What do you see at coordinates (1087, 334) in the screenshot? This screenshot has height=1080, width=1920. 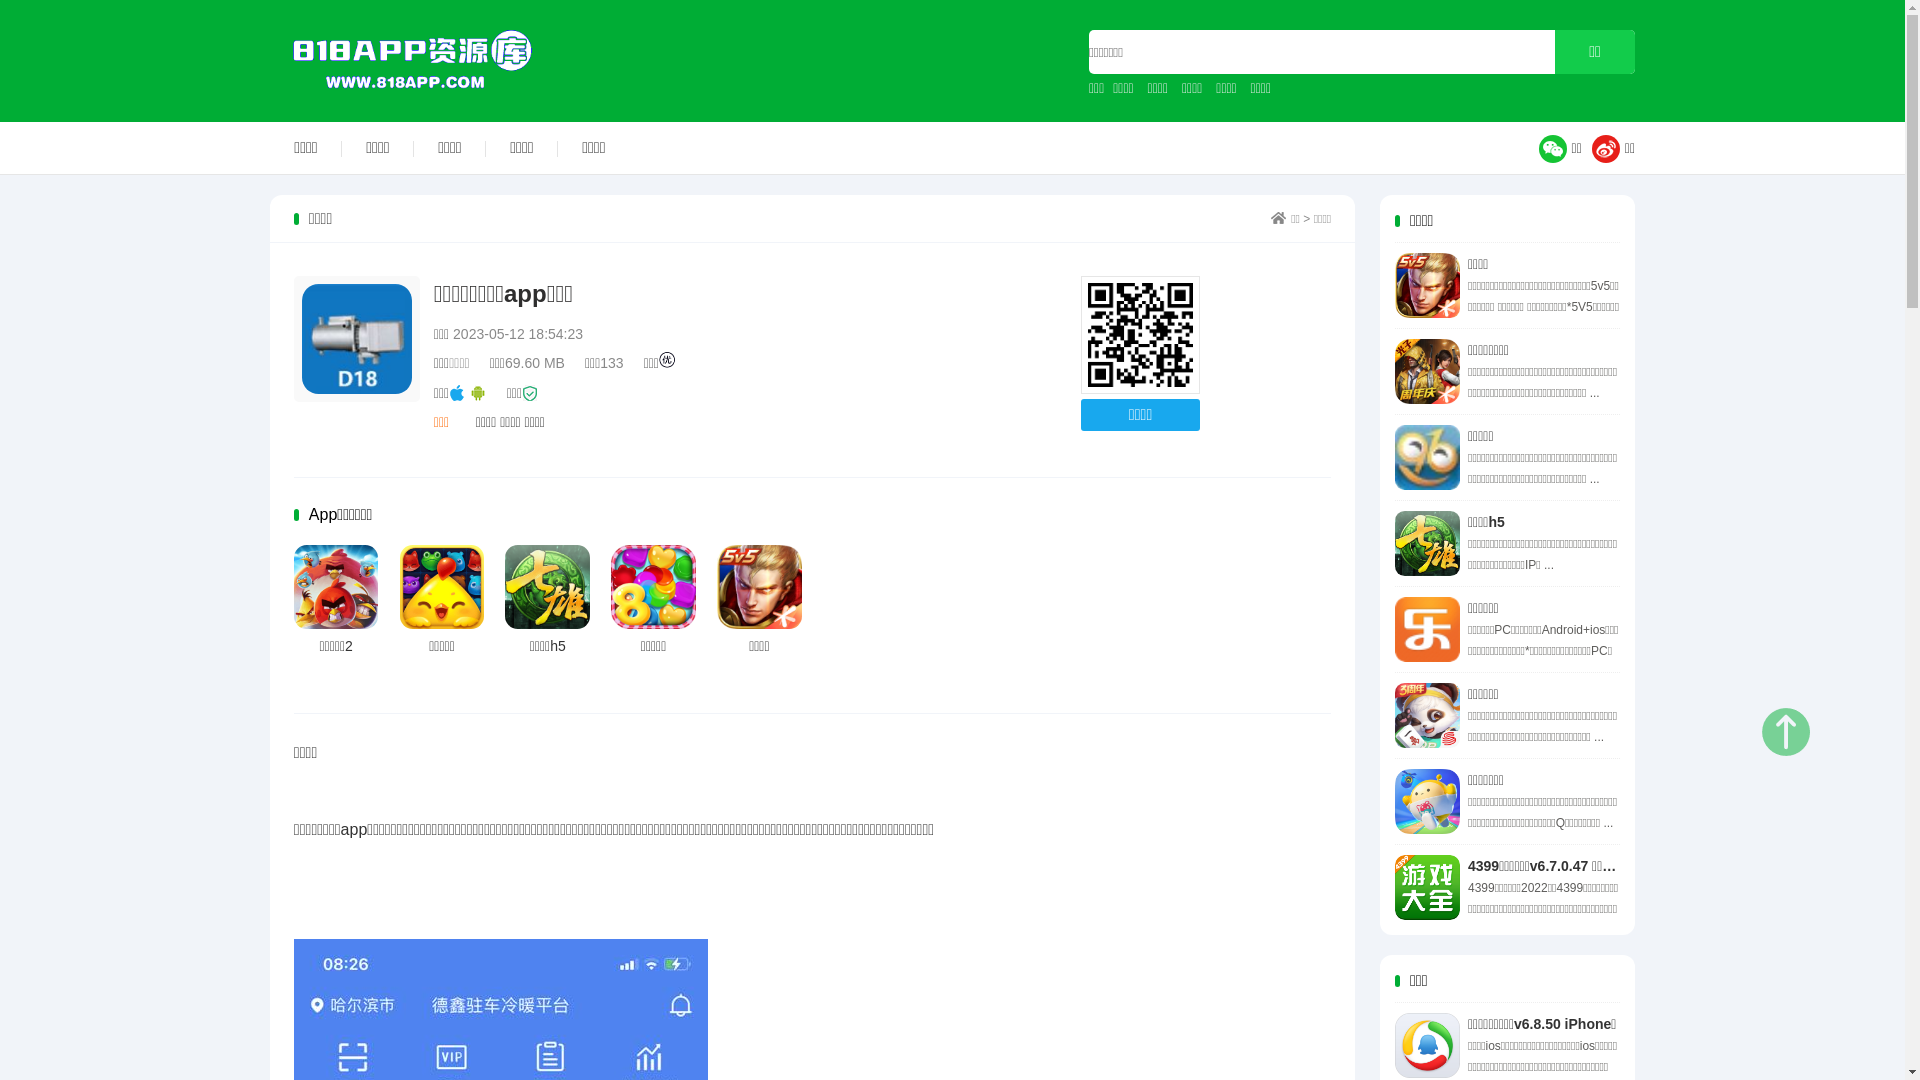 I see `'http://www.818app.com'` at bounding box center [1087, 334].